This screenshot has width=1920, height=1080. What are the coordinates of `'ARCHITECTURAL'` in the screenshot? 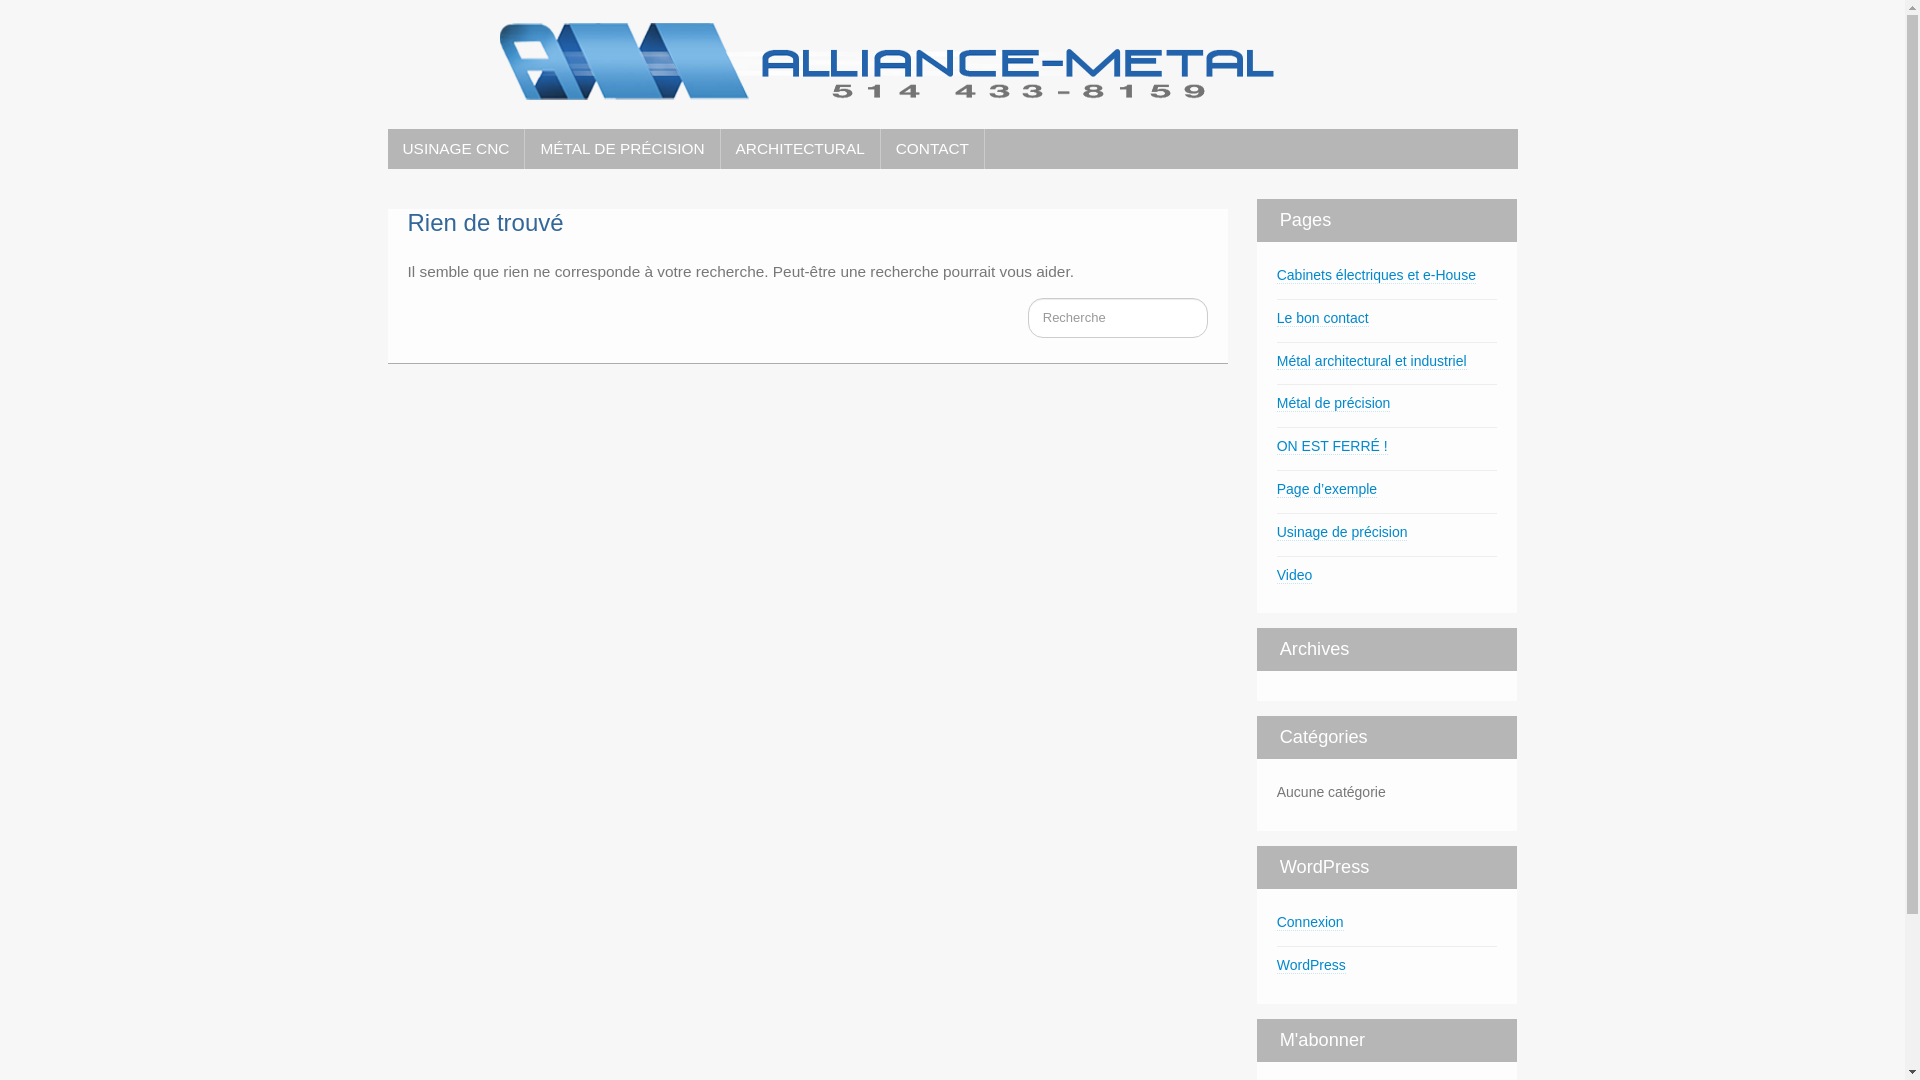 It's located at (800, 148).